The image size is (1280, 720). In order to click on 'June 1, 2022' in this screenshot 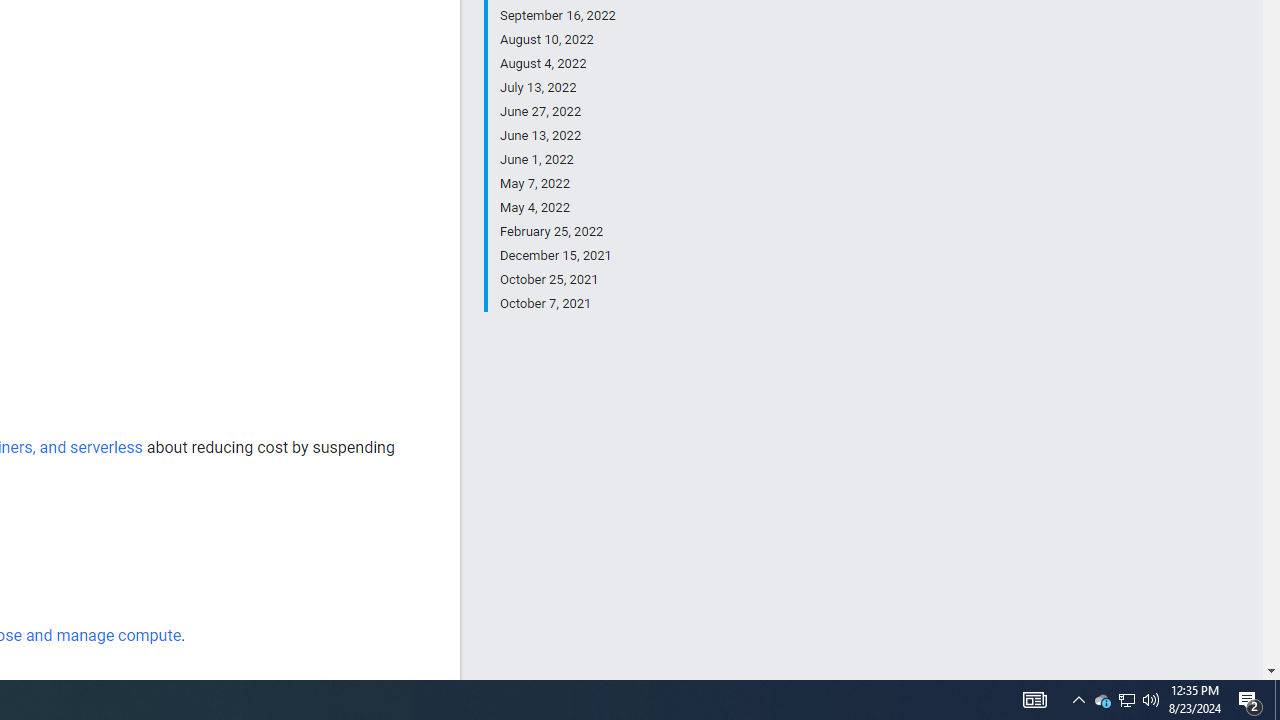, I will do `click(557, 159)`.